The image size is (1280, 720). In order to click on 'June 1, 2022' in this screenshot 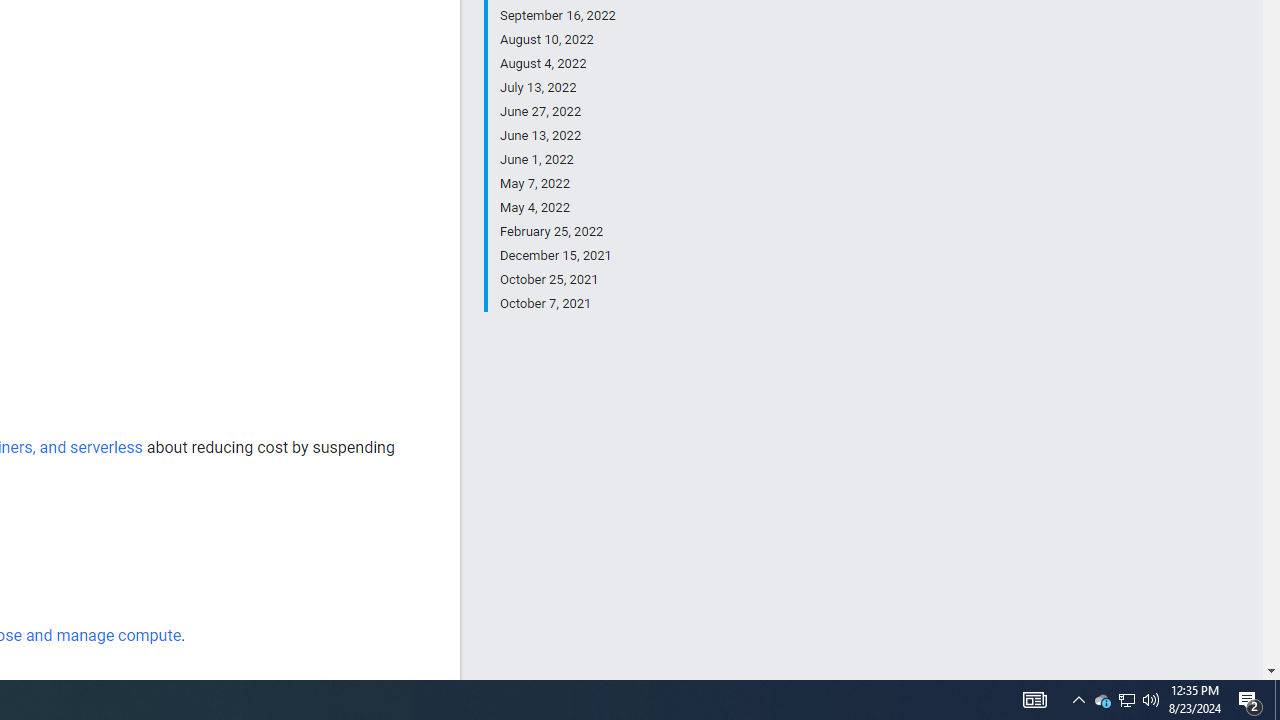, I will do `click(557, 159)`.